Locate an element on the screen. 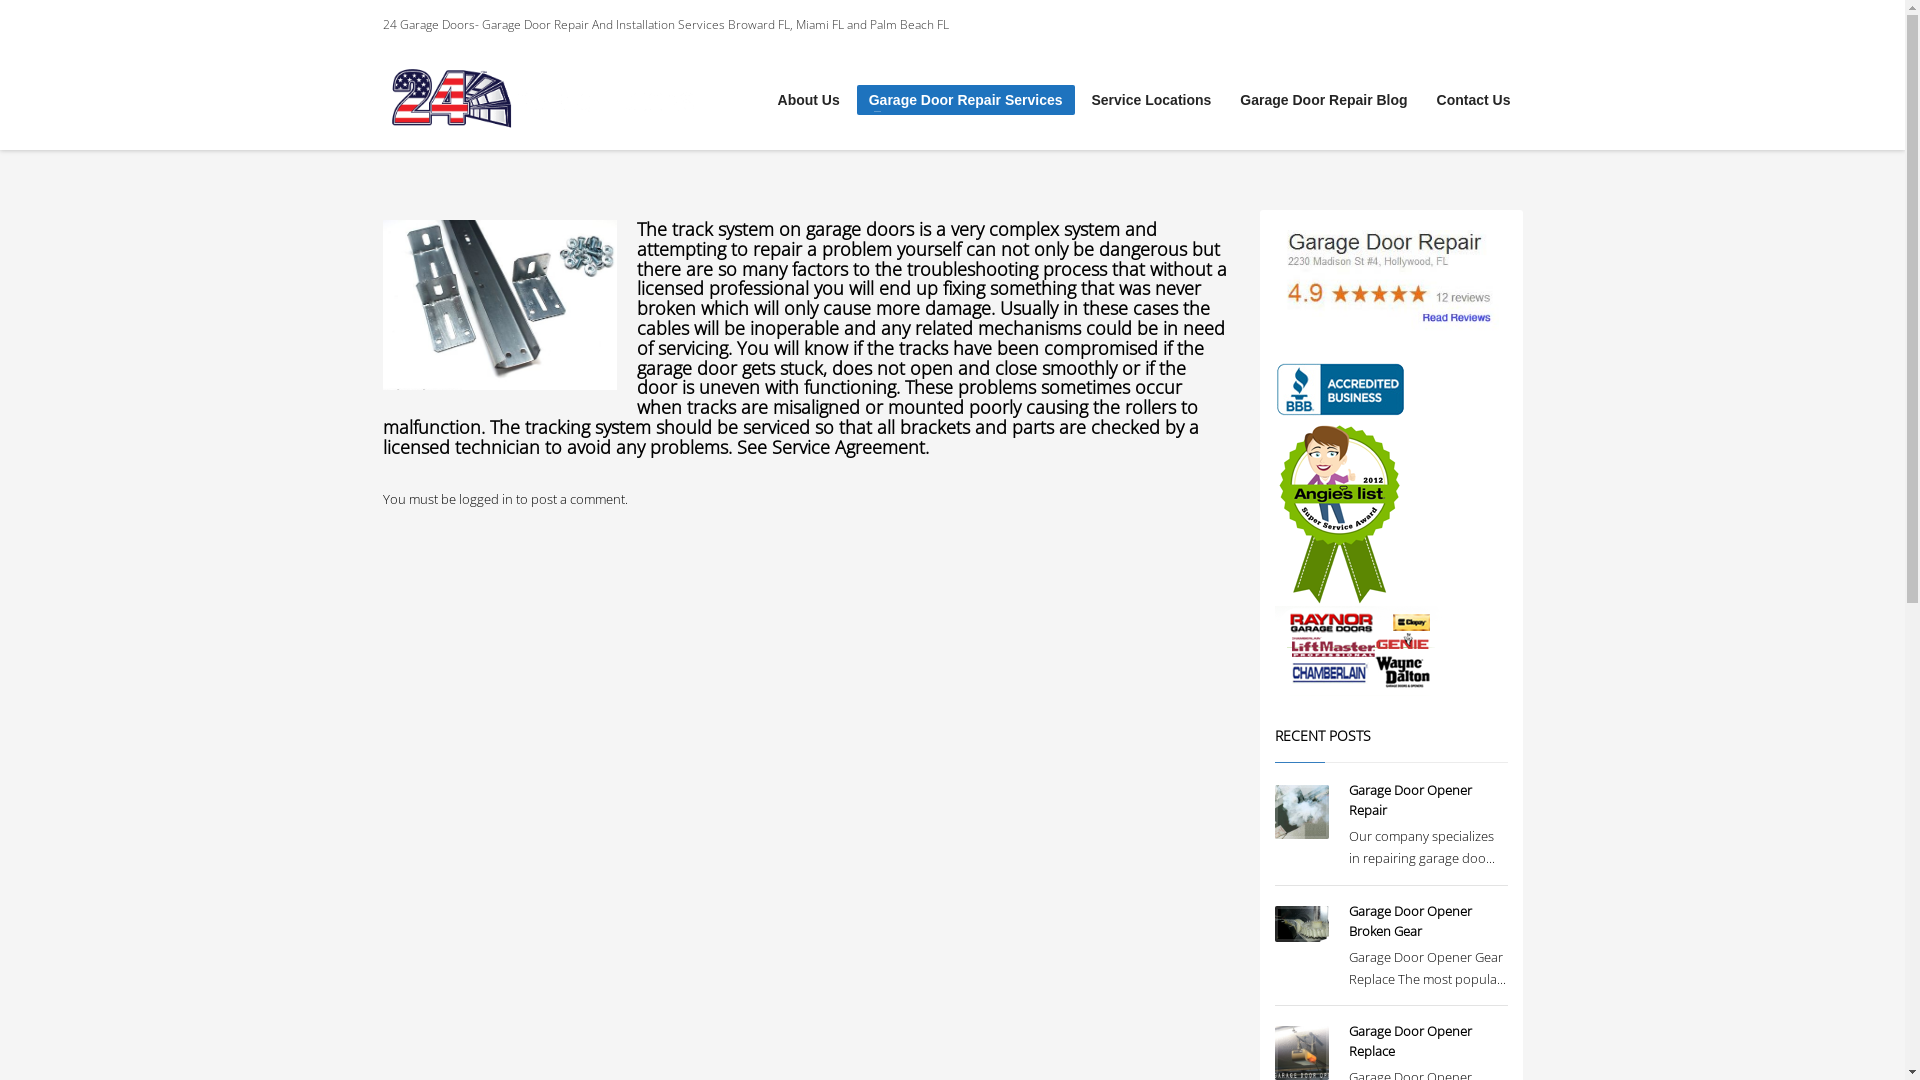 Image resolution: width=1920 pixels, height=1080 pixels. 'Garage Door Opener Replace' is located at coordinates (1409, 1040).